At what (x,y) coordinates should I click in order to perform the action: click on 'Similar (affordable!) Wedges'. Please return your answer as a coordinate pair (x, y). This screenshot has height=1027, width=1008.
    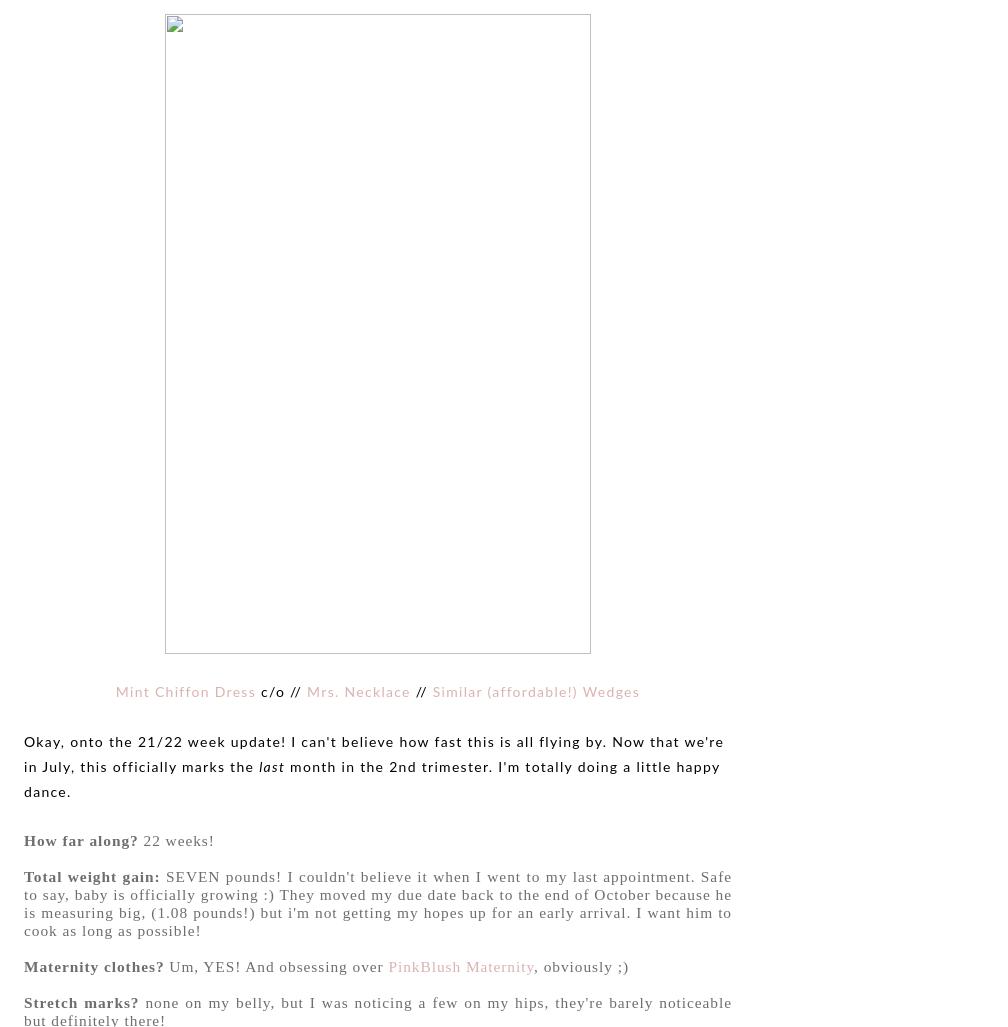
    Looking at the image, I should click on (535, 691).